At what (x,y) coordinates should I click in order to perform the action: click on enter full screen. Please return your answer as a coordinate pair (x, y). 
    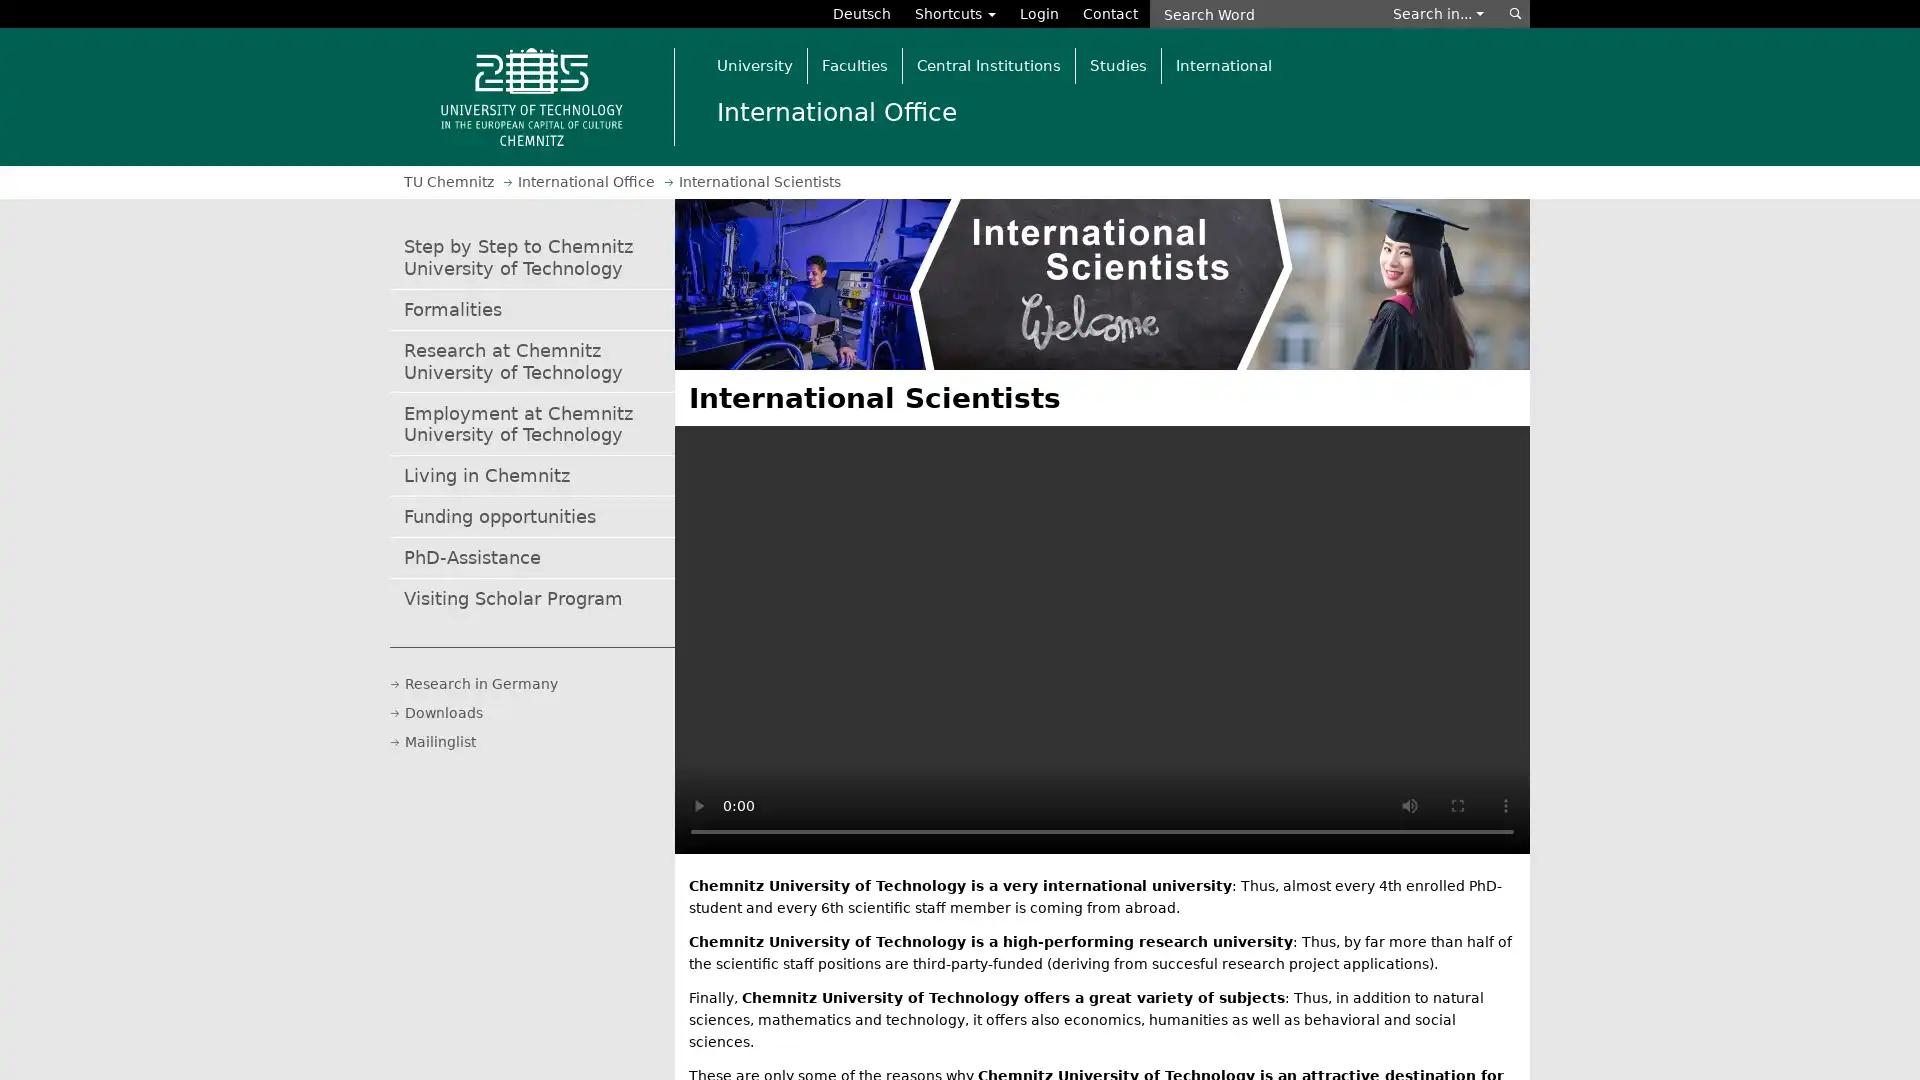
    Looking at the image, I should click on (1458, 804).